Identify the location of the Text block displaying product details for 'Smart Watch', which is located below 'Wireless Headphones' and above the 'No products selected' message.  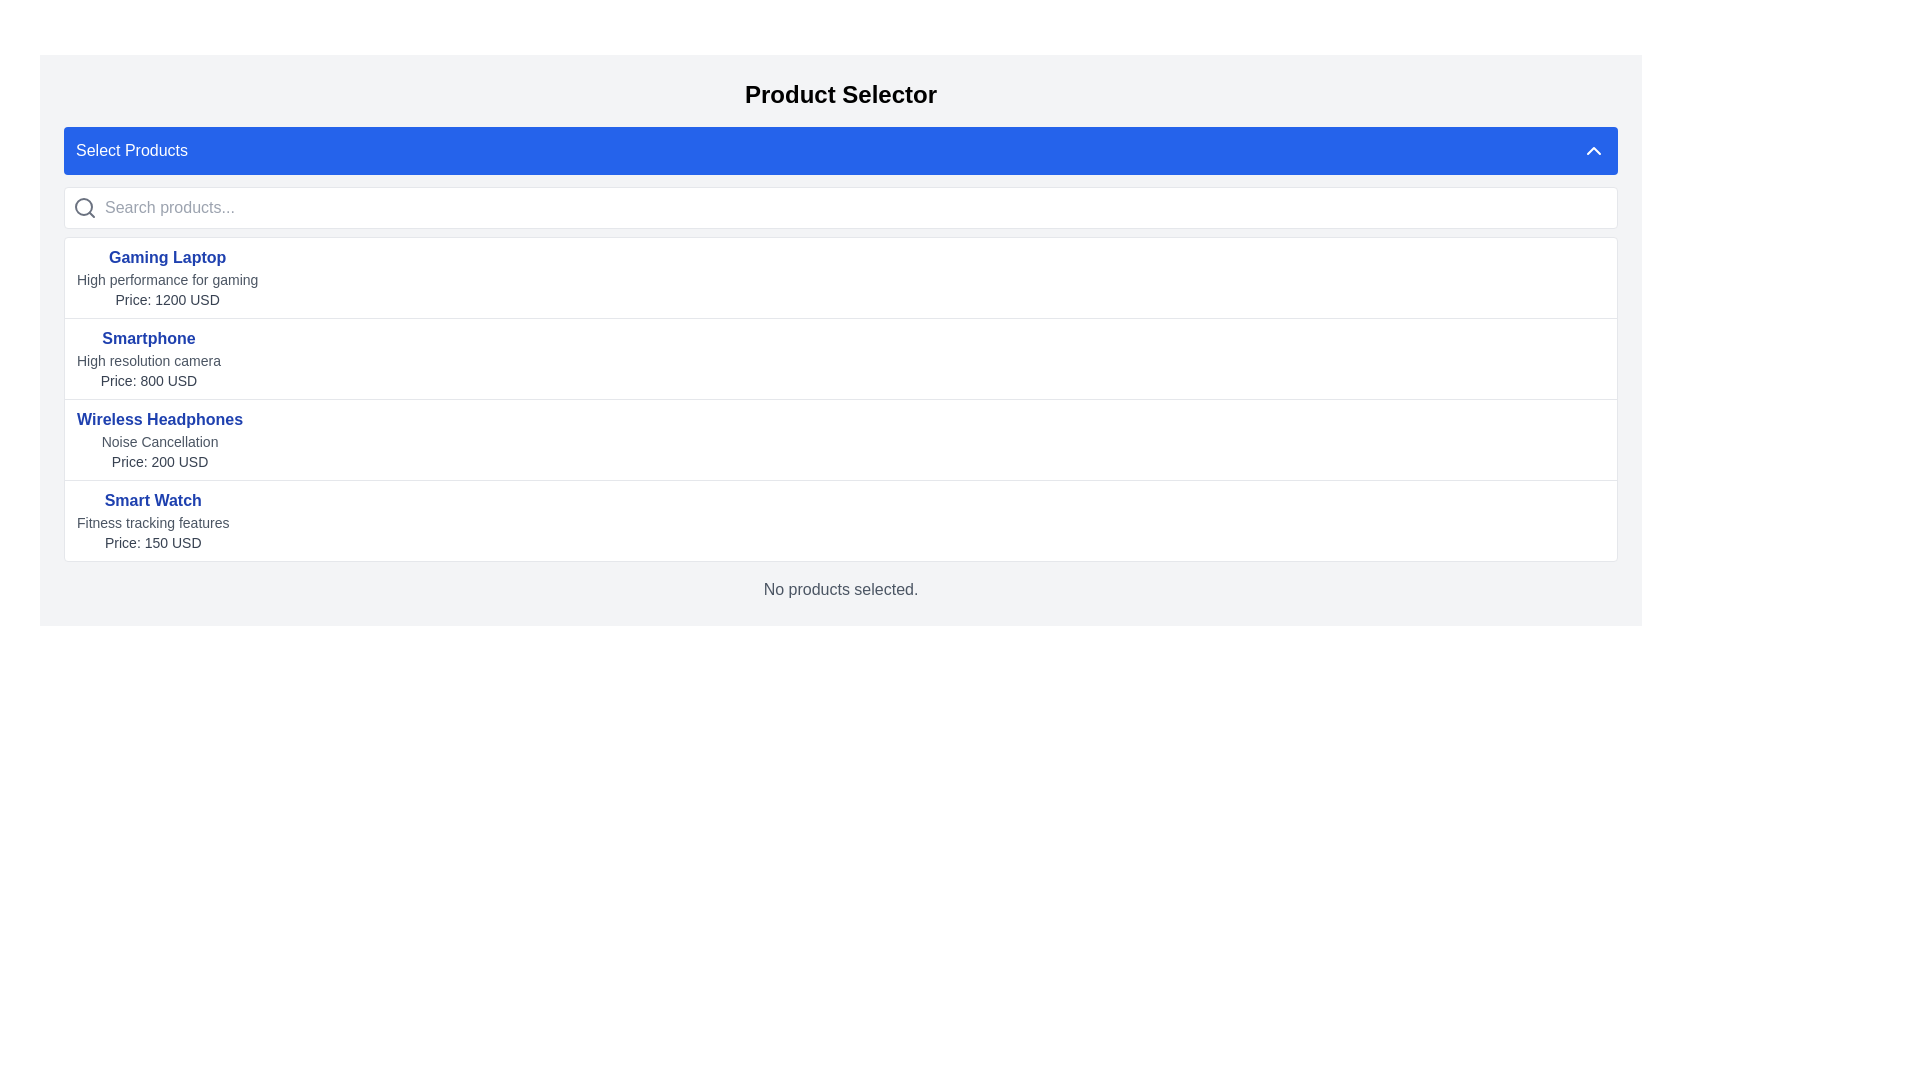
(152, 519).